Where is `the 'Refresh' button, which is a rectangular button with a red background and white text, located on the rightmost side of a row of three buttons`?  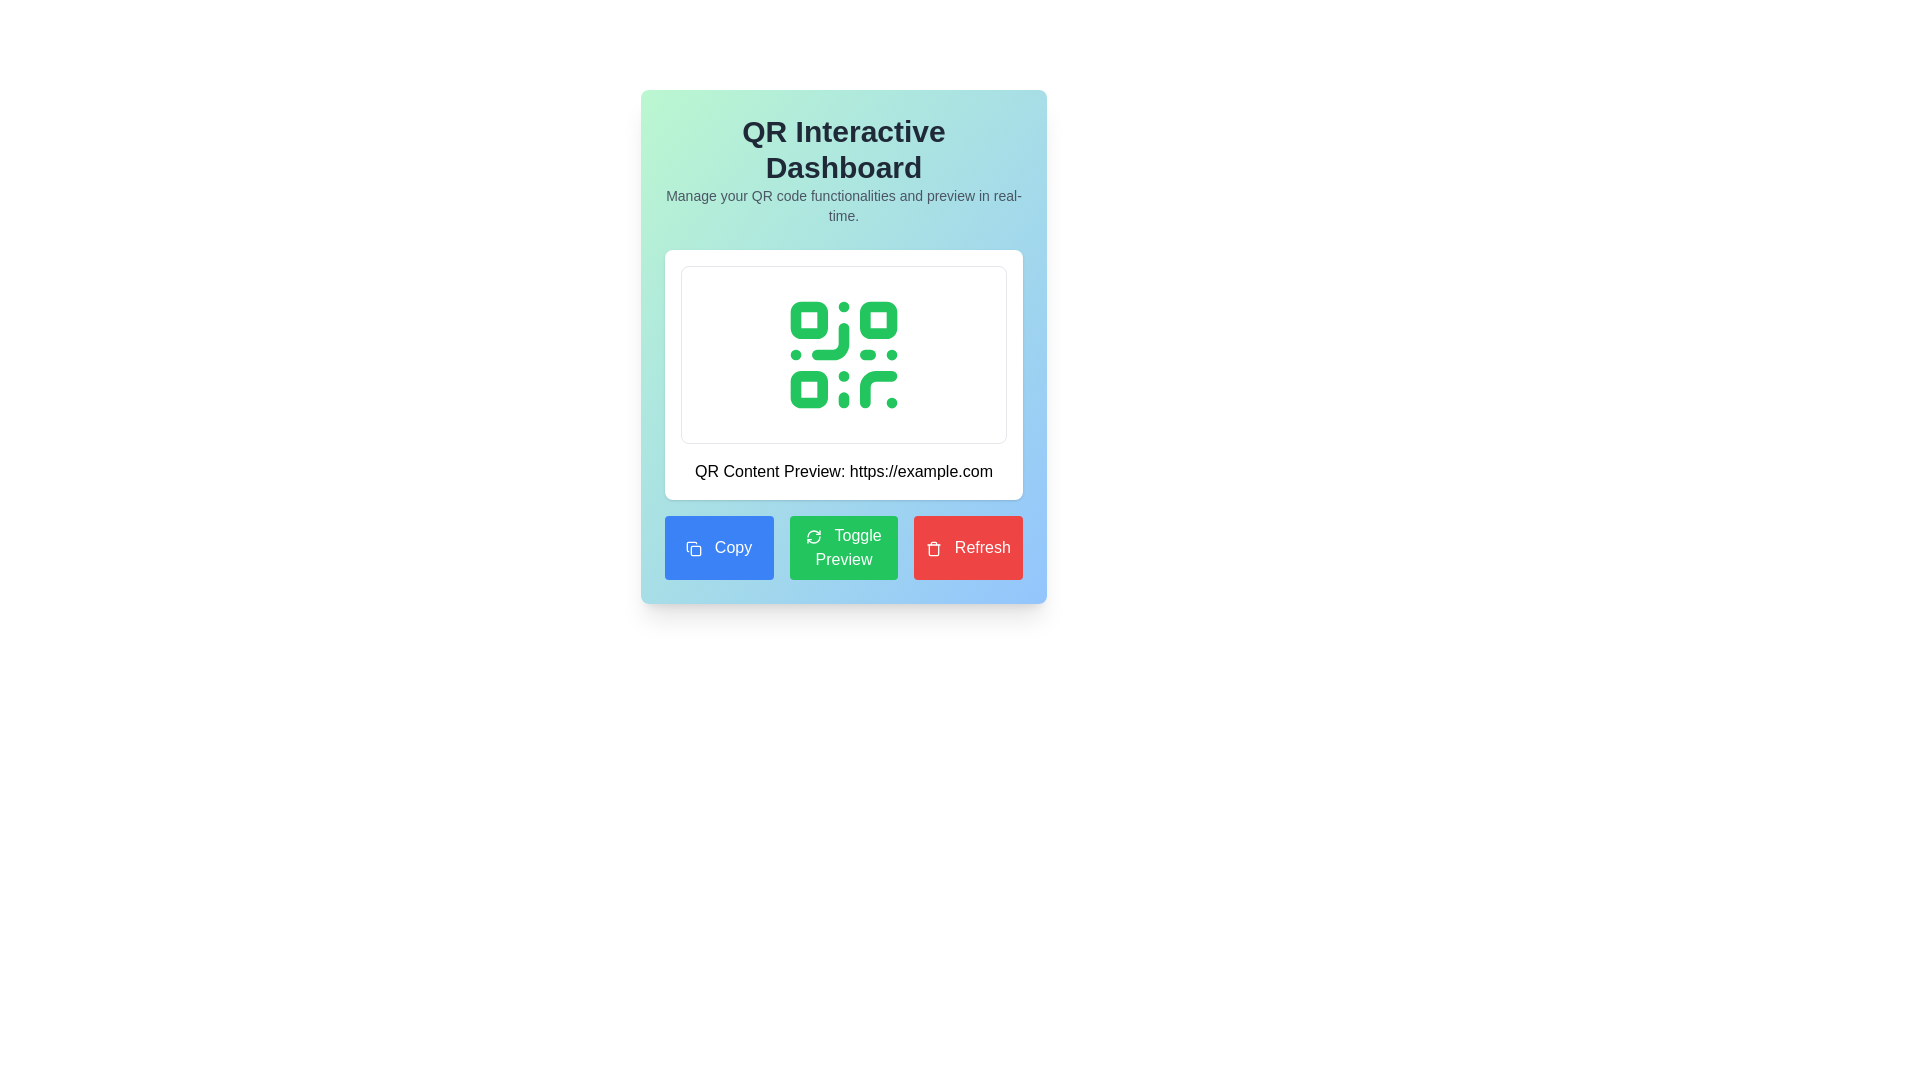
the 'Refresh' button, which is a rectangular button with a red background and white text, located on the rightmost side of a row of three buttons is located at coordinates (968, 547).